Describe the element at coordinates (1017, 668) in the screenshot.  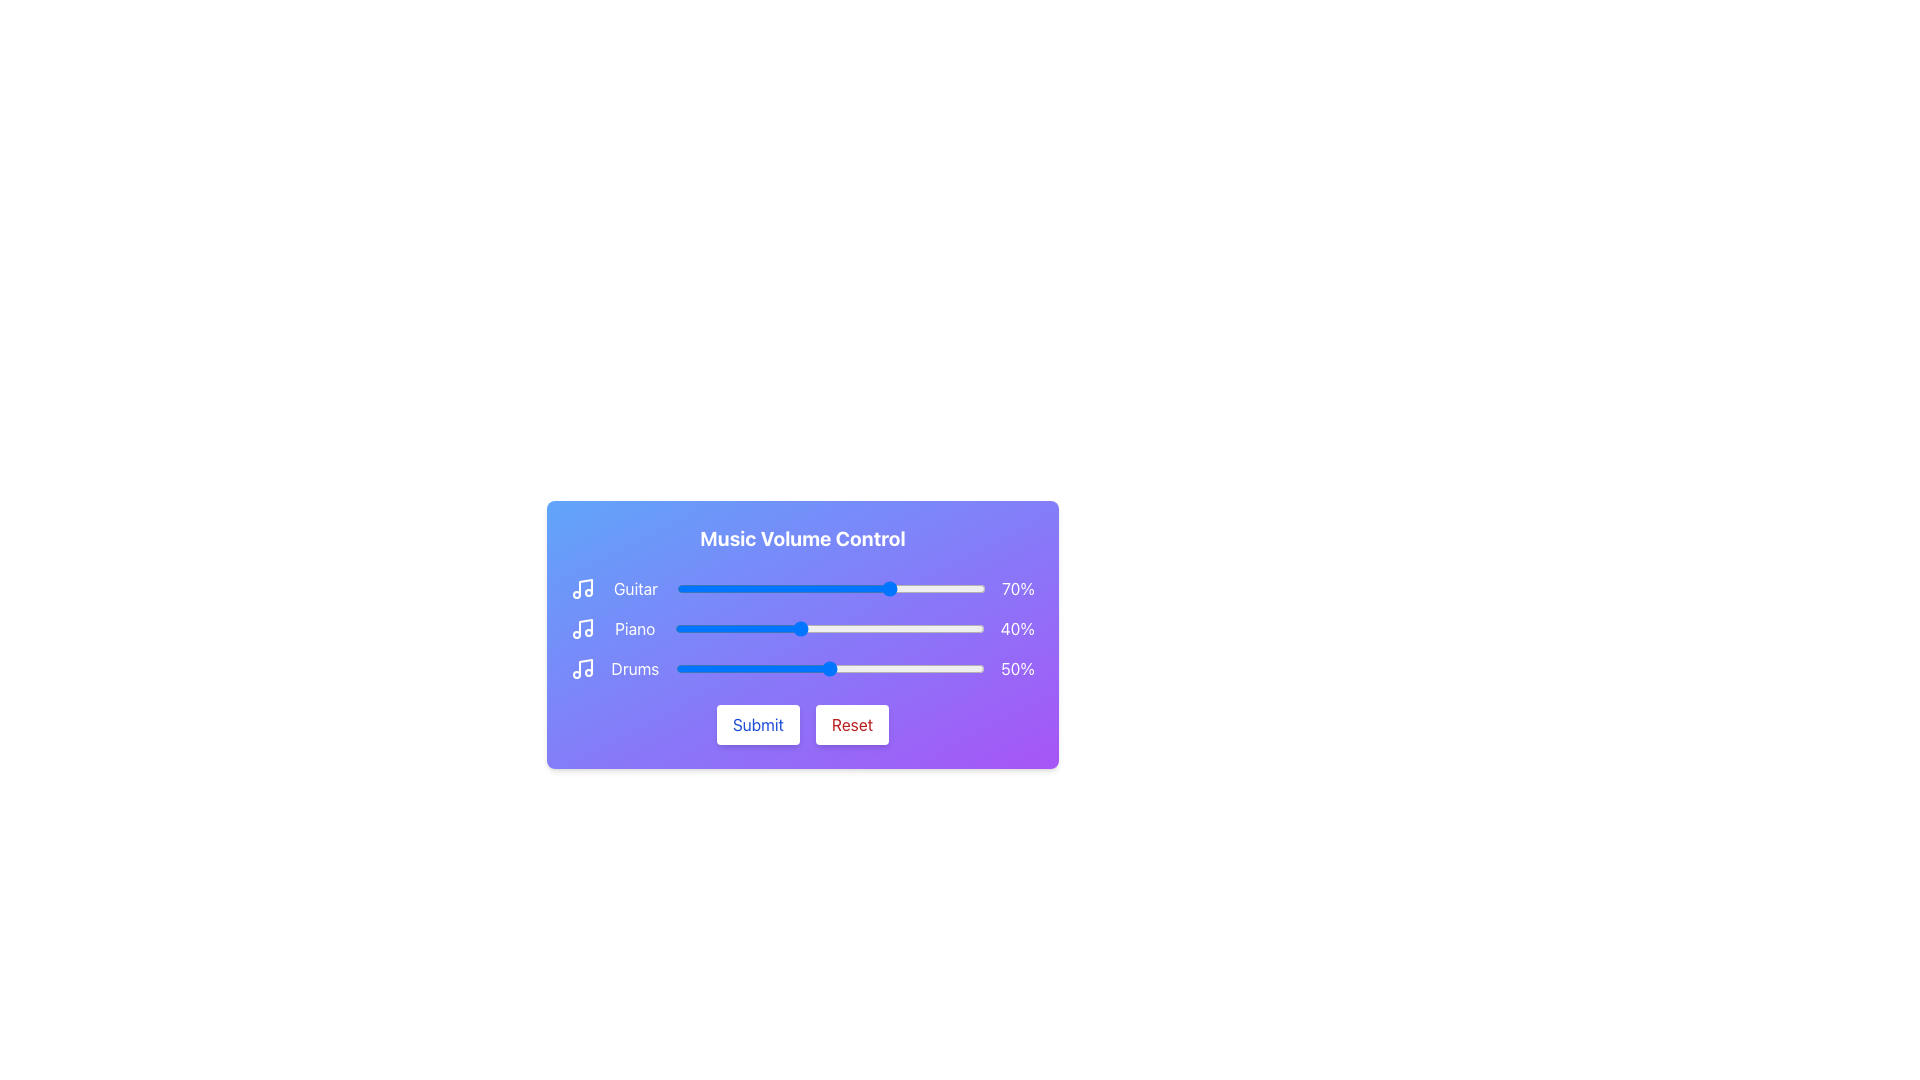
I see `the Text Label that displays the current value (50%) associated with the 'Drums' slider control, located to the right of the slider` at that location.